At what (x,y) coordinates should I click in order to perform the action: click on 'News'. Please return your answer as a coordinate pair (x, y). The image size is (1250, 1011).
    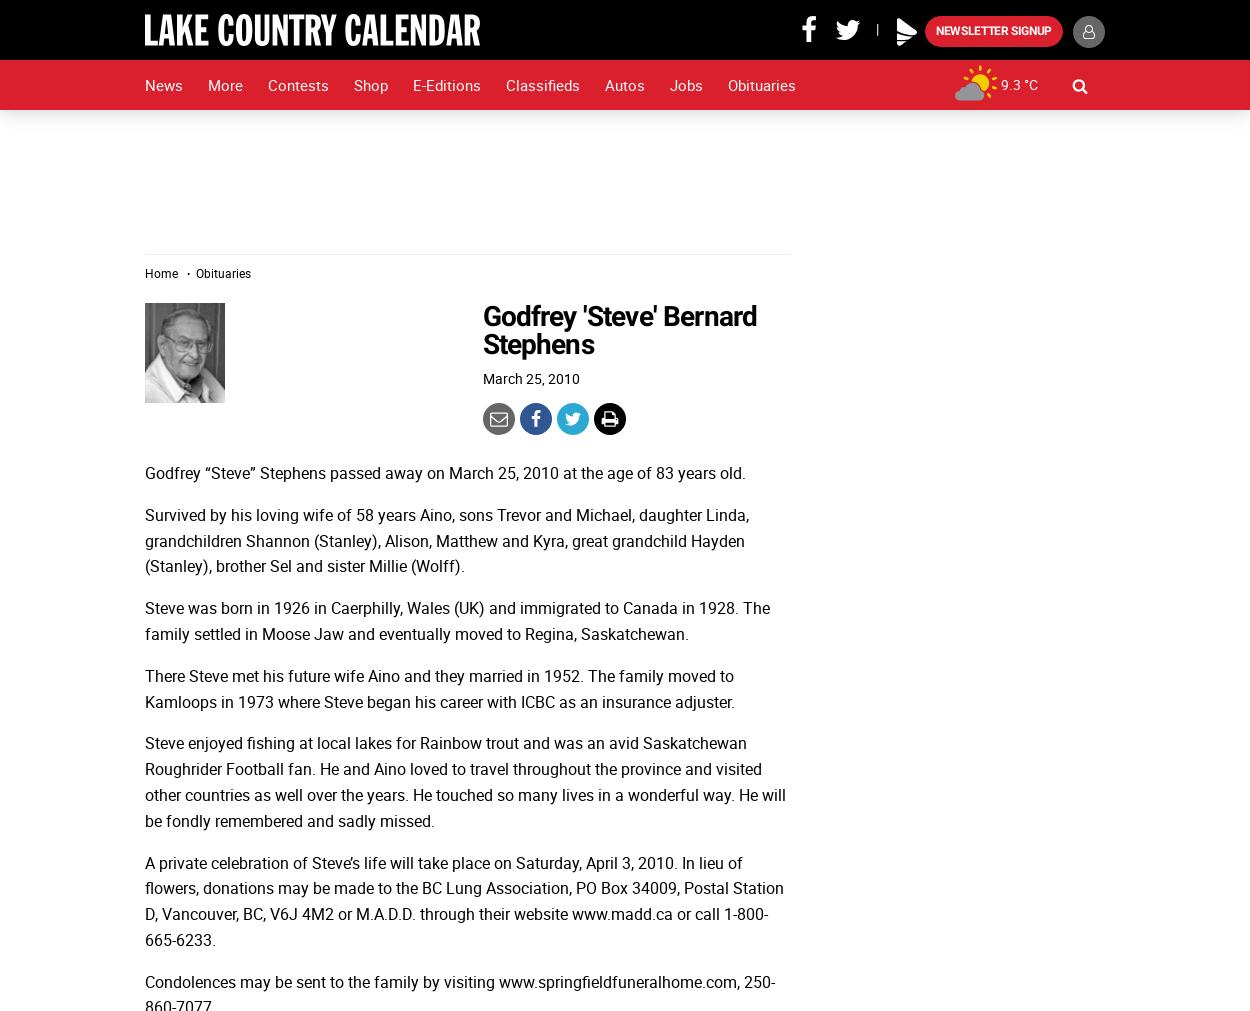
    Looking at the image, I should click on (164, 84).